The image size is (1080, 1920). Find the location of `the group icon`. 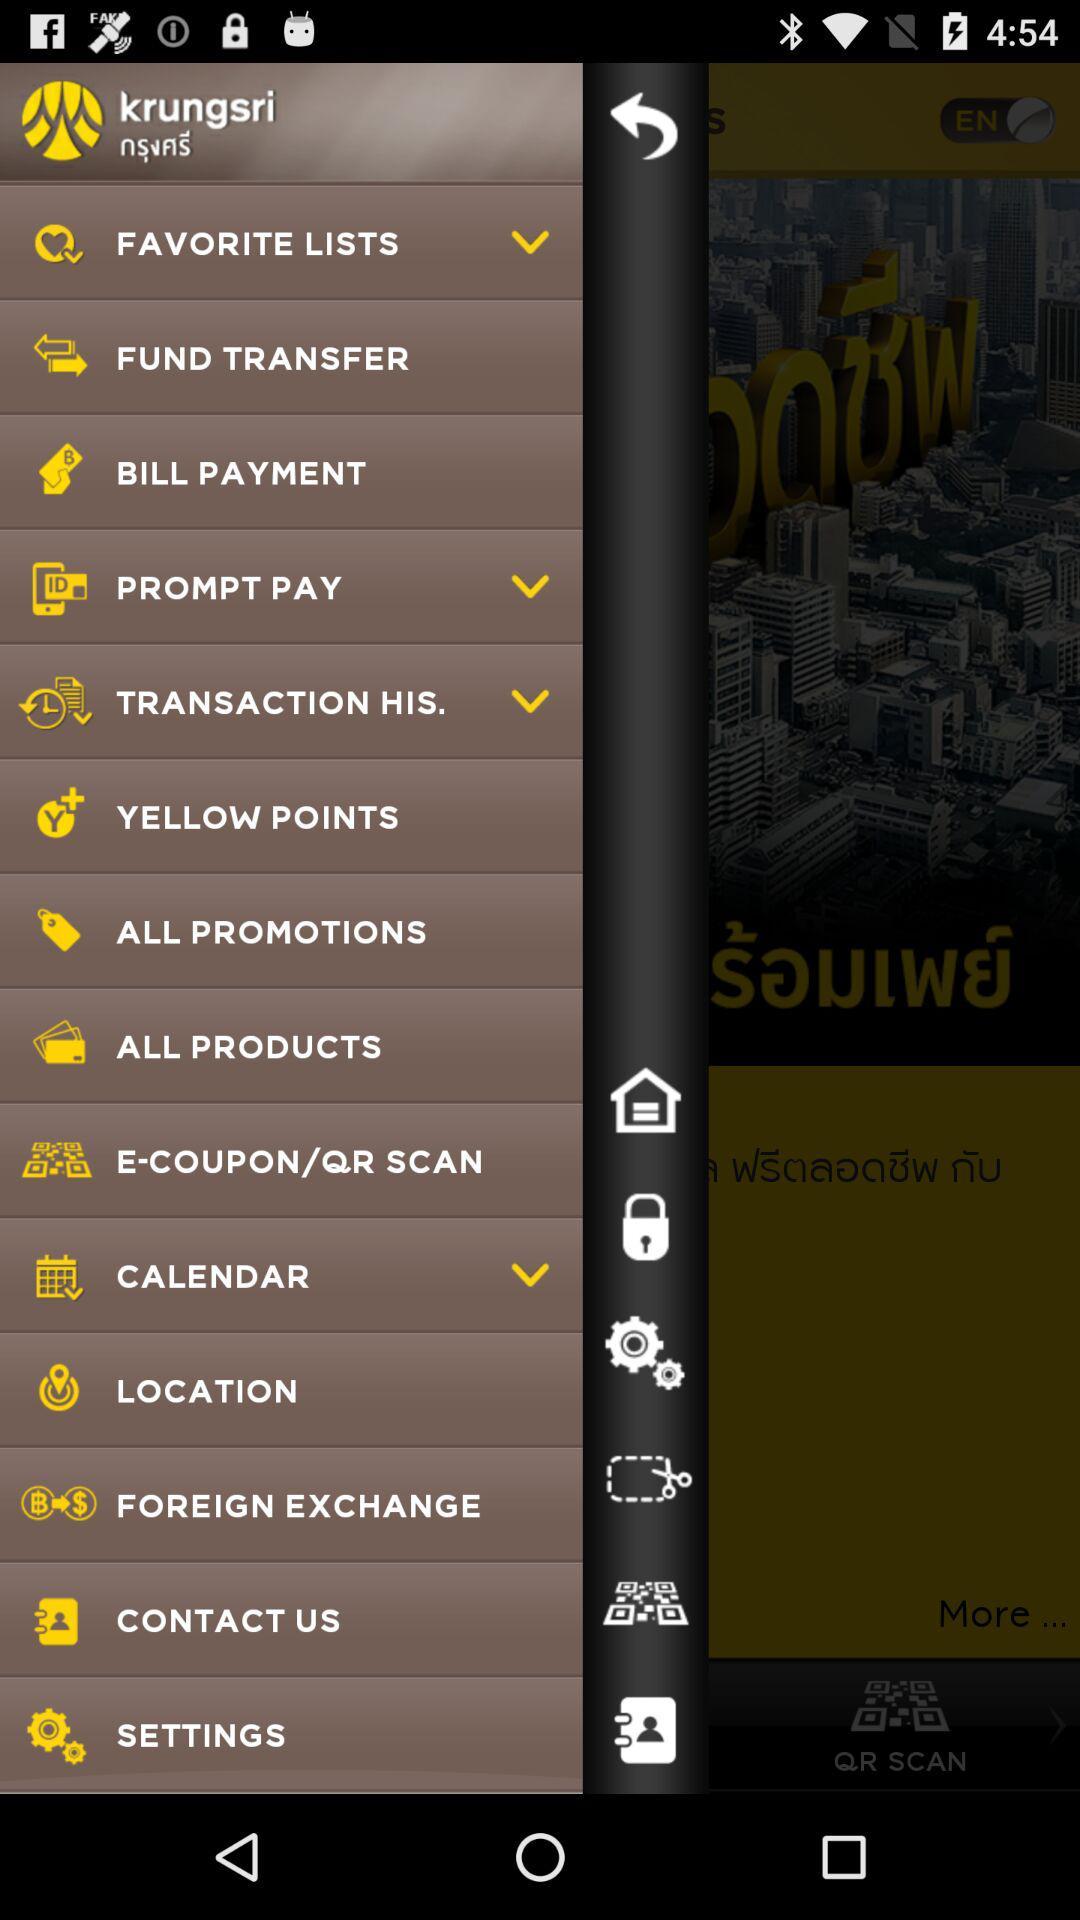

the group icon is located at coordinates (645, 1716).